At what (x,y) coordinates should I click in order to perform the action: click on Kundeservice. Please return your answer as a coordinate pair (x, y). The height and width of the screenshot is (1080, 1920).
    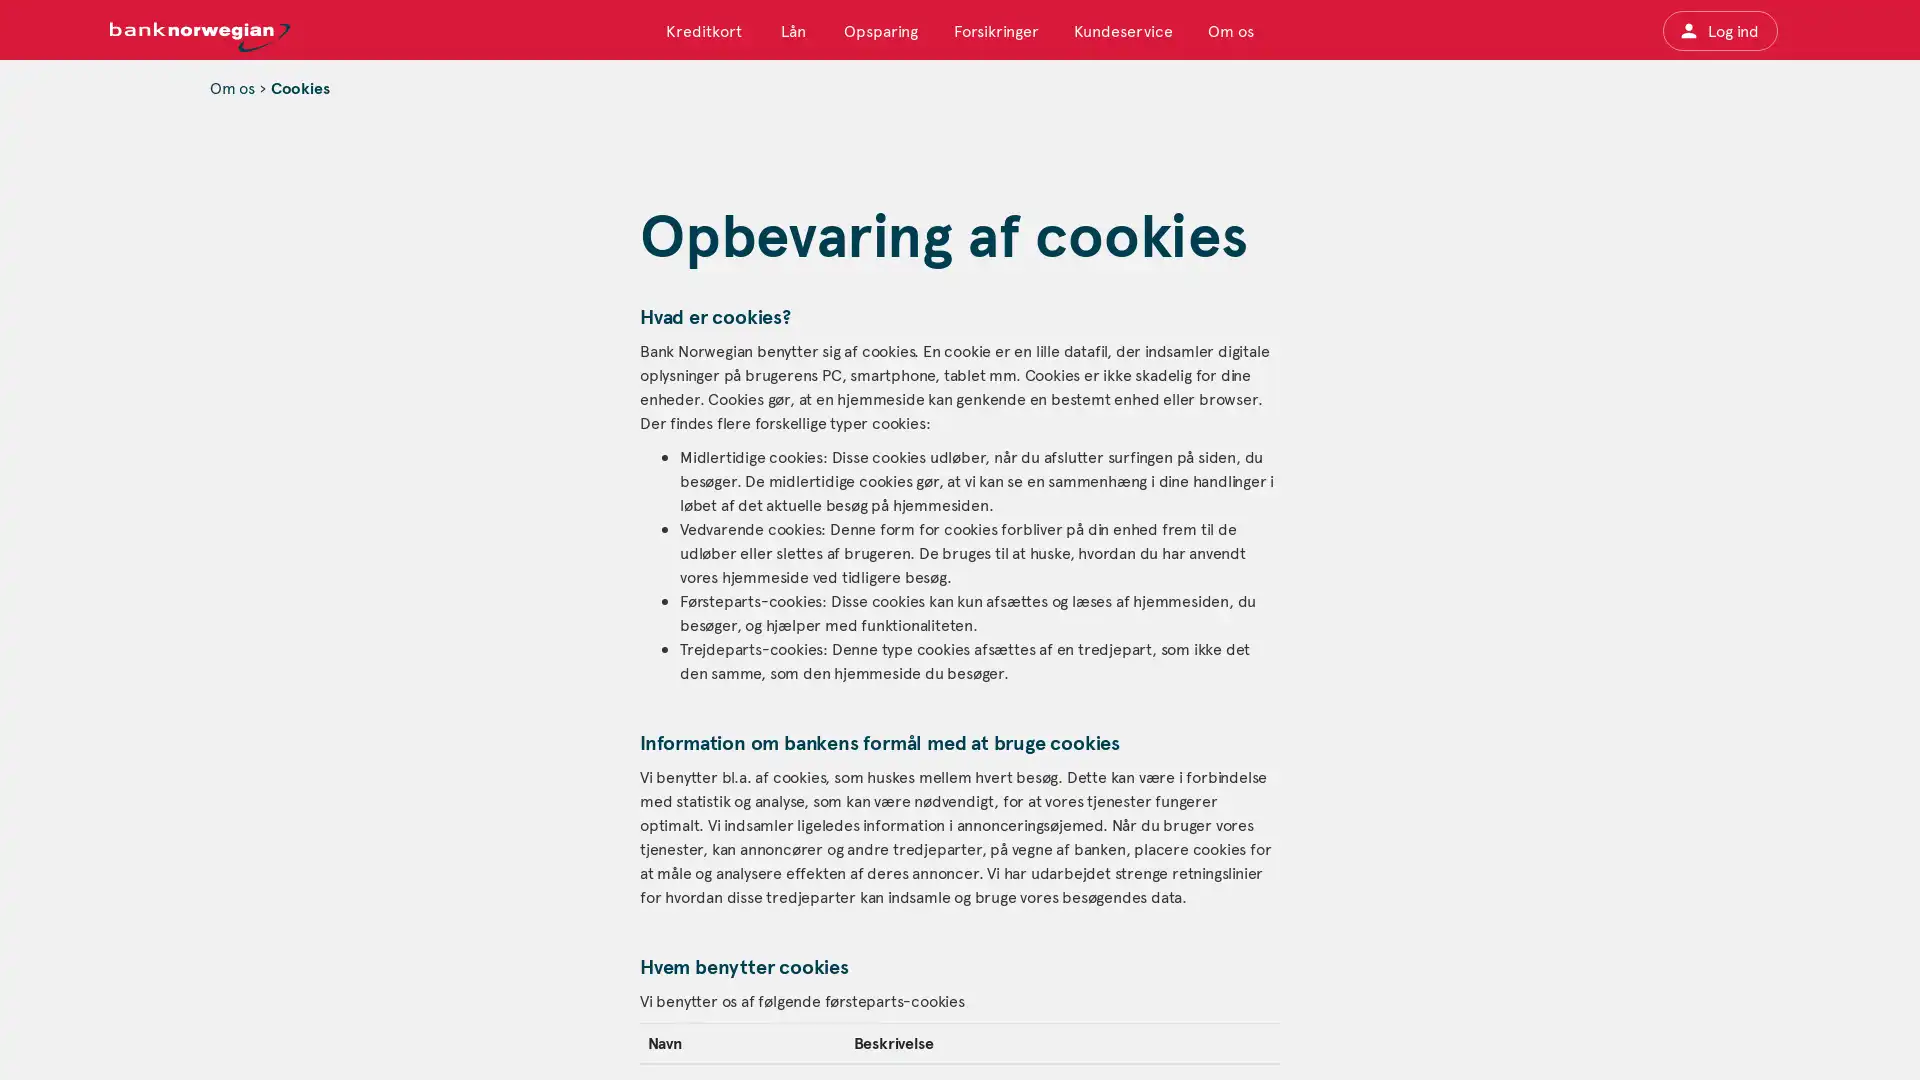
    Looking at the image, I should click on (1122, 30).